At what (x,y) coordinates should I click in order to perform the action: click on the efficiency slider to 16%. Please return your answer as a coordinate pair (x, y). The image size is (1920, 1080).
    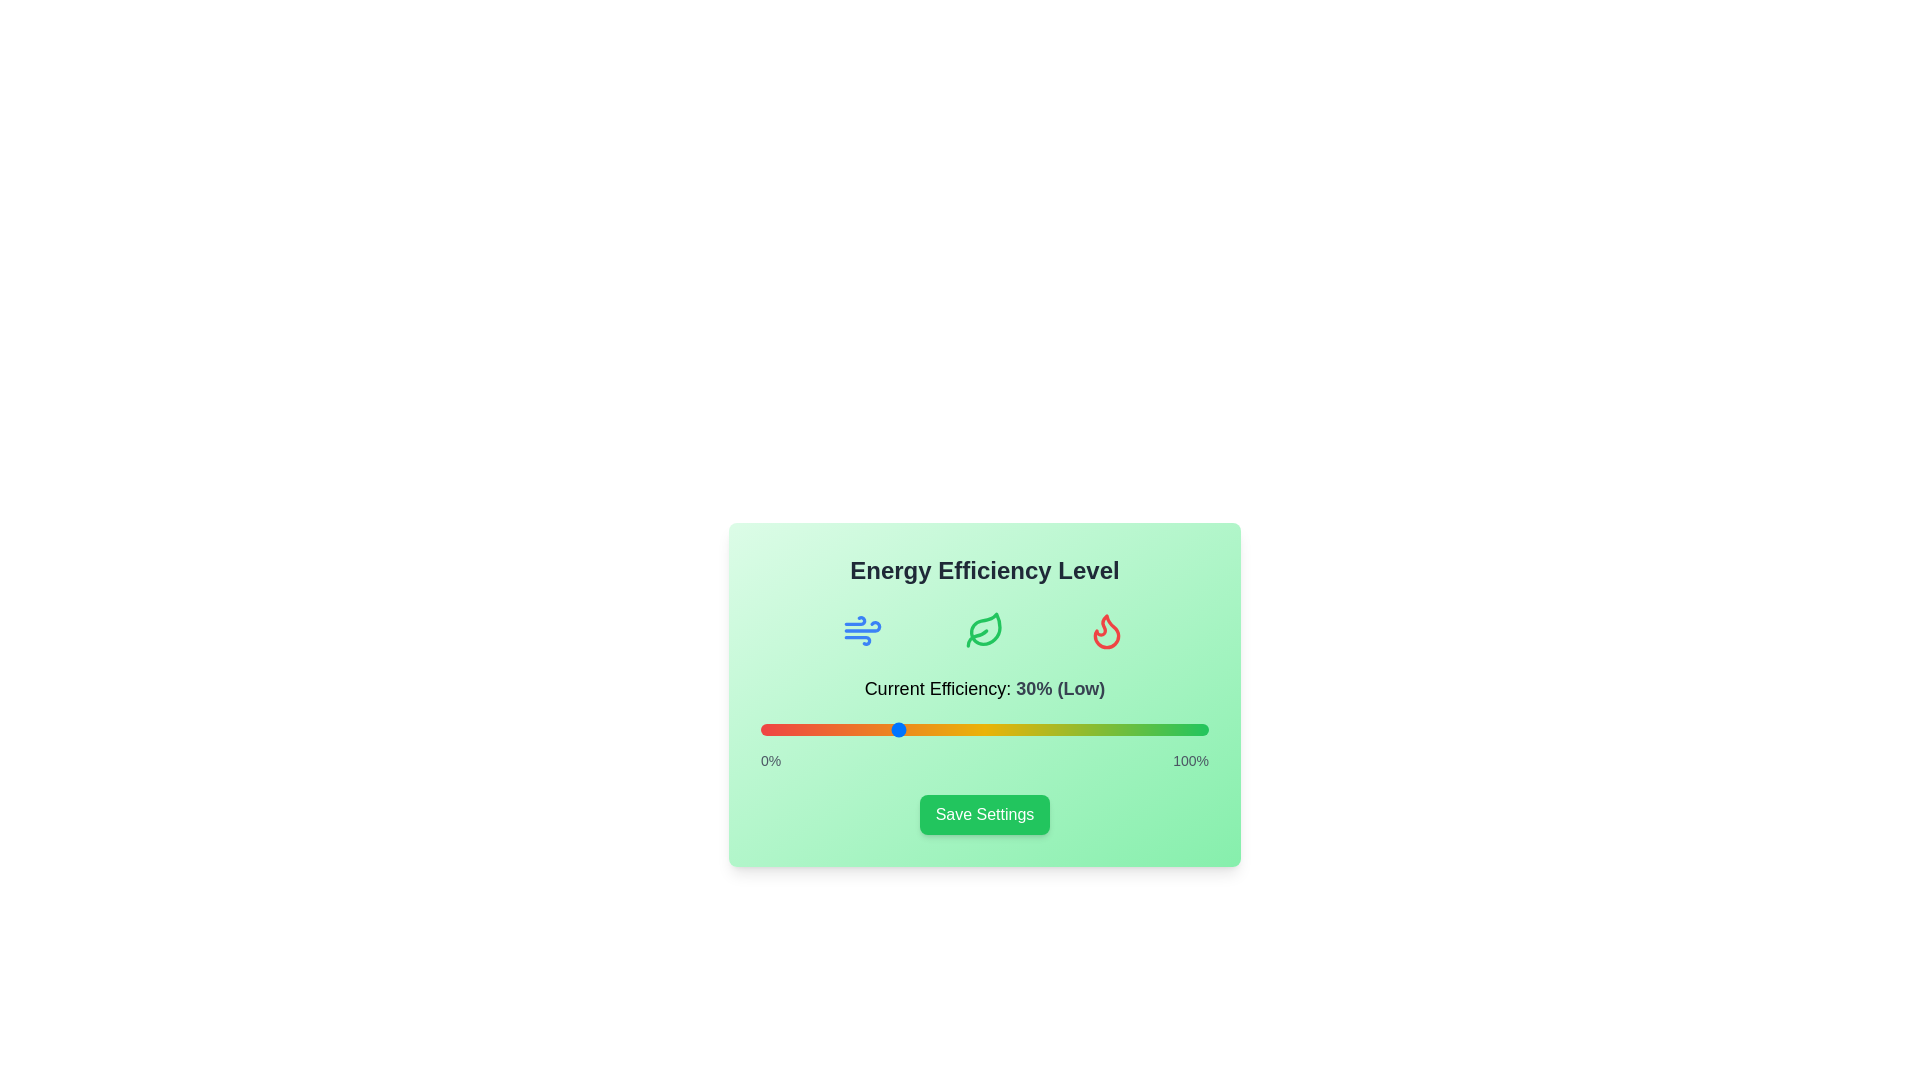
    Looking at the image, I should click on (832, 729).